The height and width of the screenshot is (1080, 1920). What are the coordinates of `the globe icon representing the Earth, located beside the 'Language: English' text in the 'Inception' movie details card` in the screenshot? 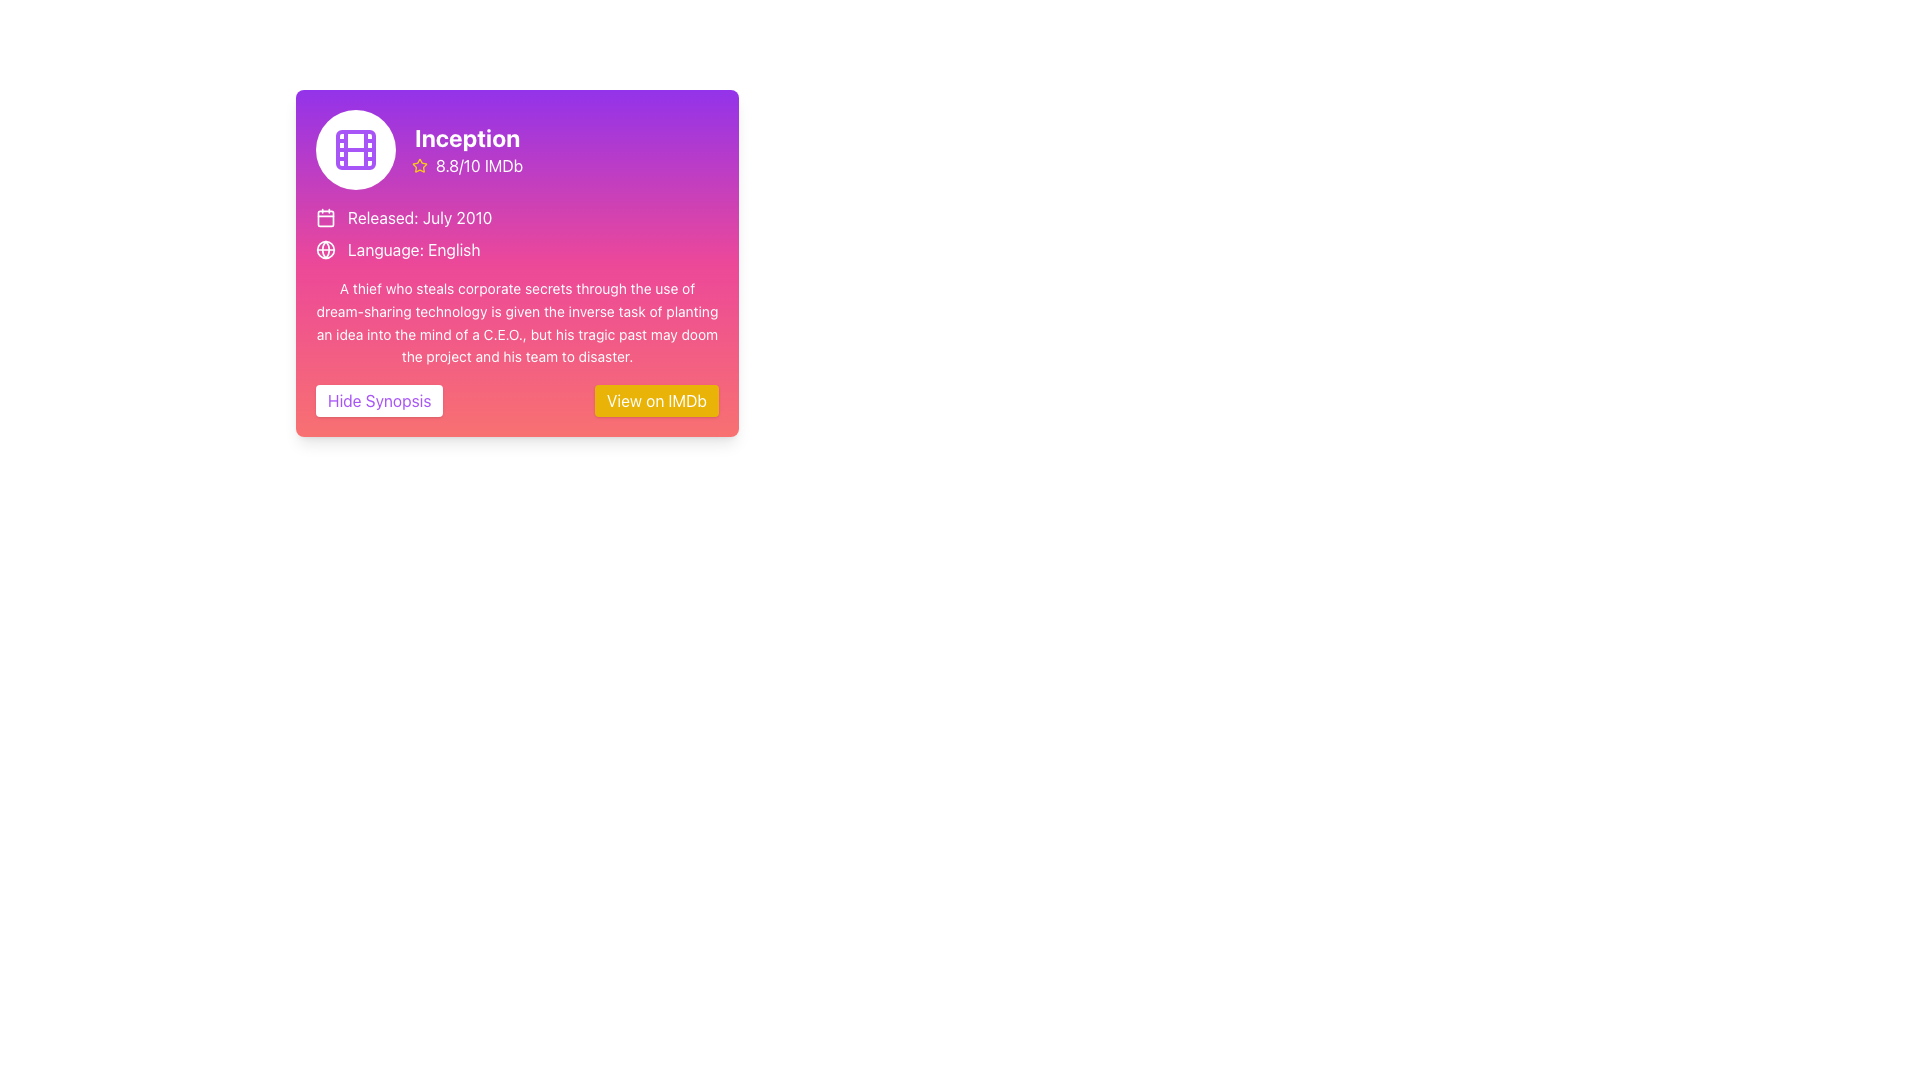 It's located at (326, 249).